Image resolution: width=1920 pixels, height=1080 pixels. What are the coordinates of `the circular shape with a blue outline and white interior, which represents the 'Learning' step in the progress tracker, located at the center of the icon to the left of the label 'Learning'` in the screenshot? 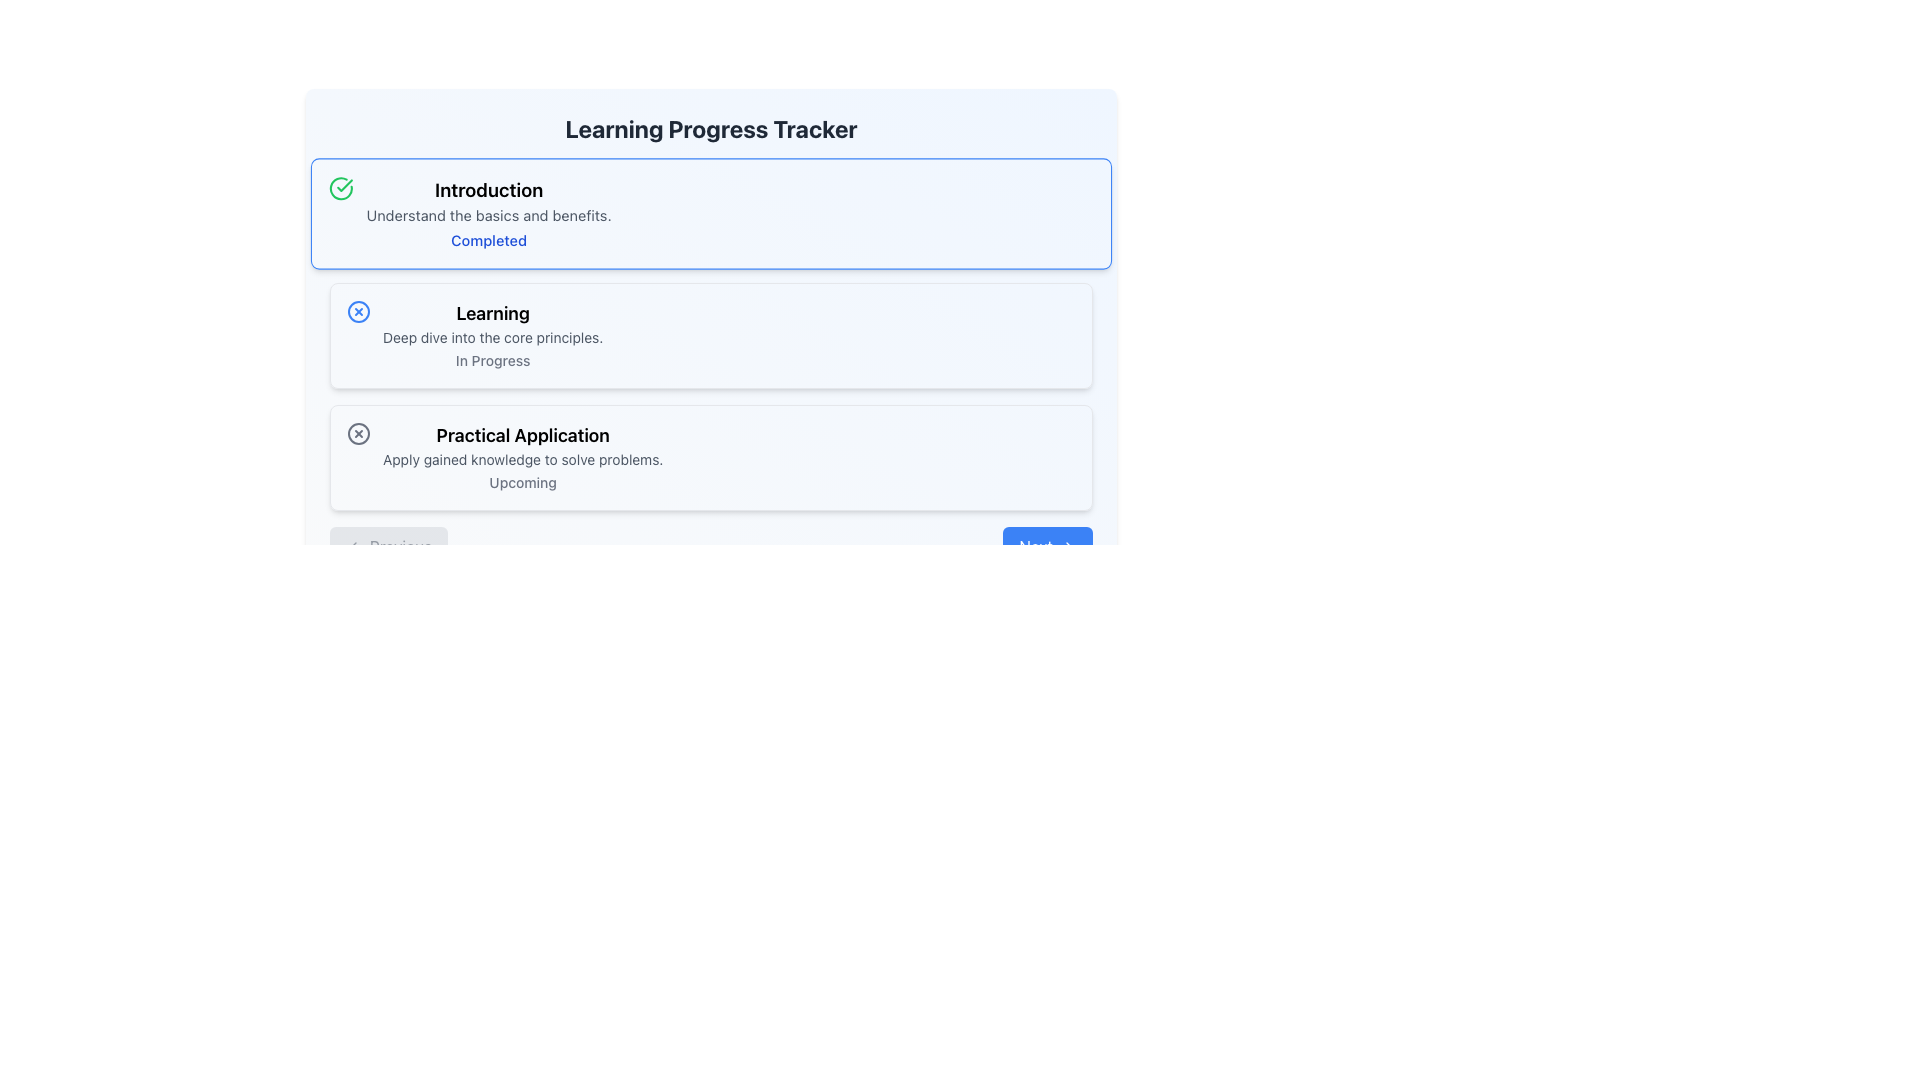 It's located at (359, 312).